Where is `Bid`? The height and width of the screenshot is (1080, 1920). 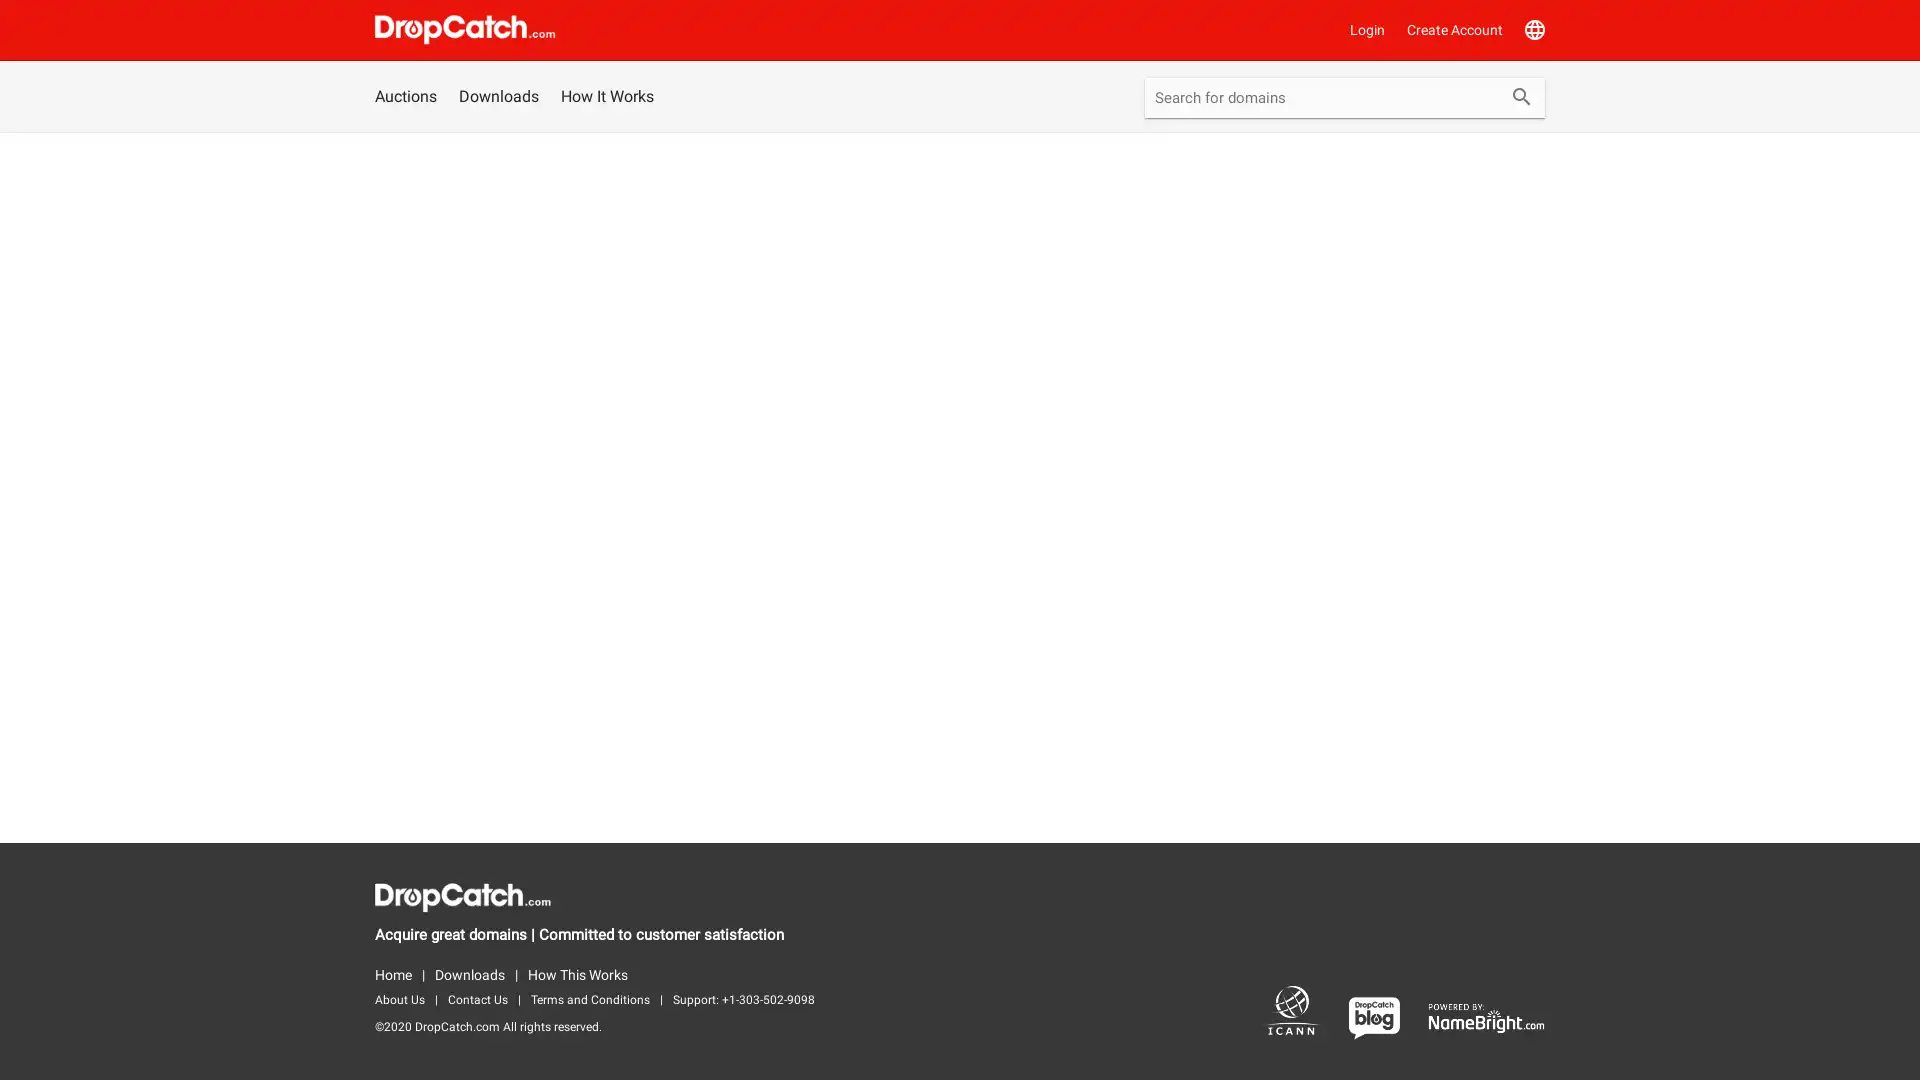
Bid is located at coordinates (1502, 562).